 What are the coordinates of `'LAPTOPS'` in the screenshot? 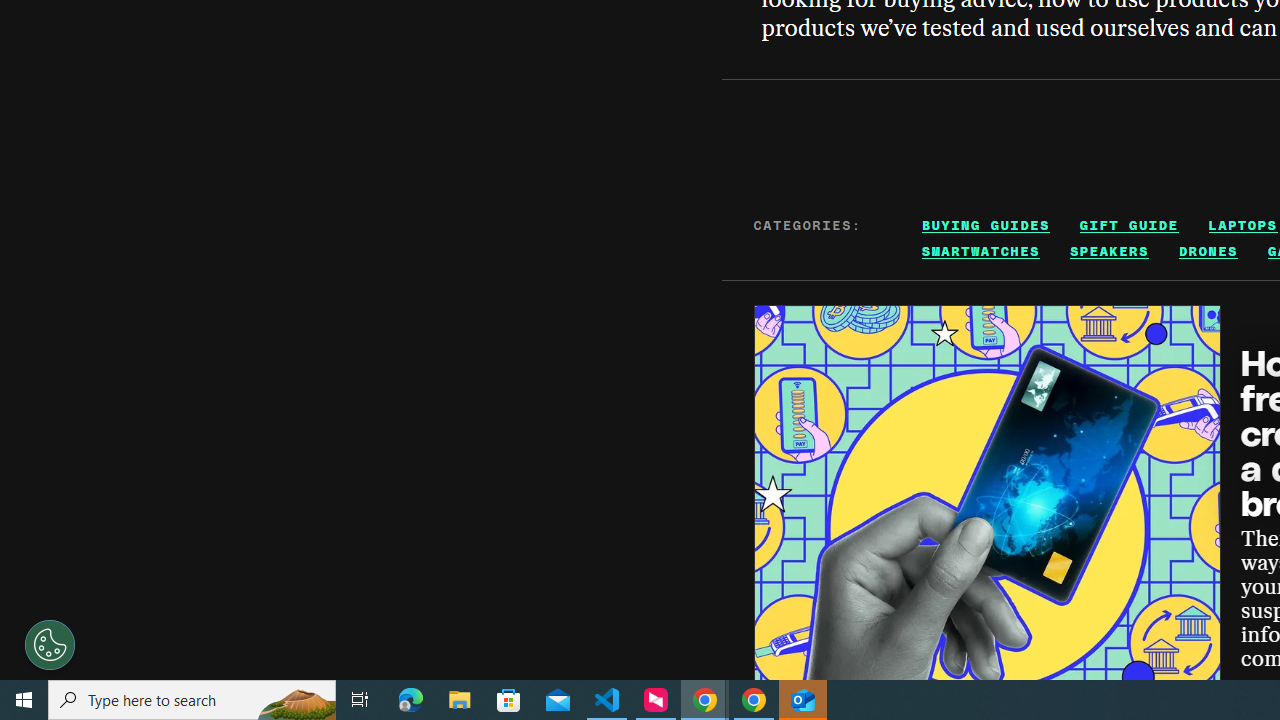 It's located at (1241, 225).